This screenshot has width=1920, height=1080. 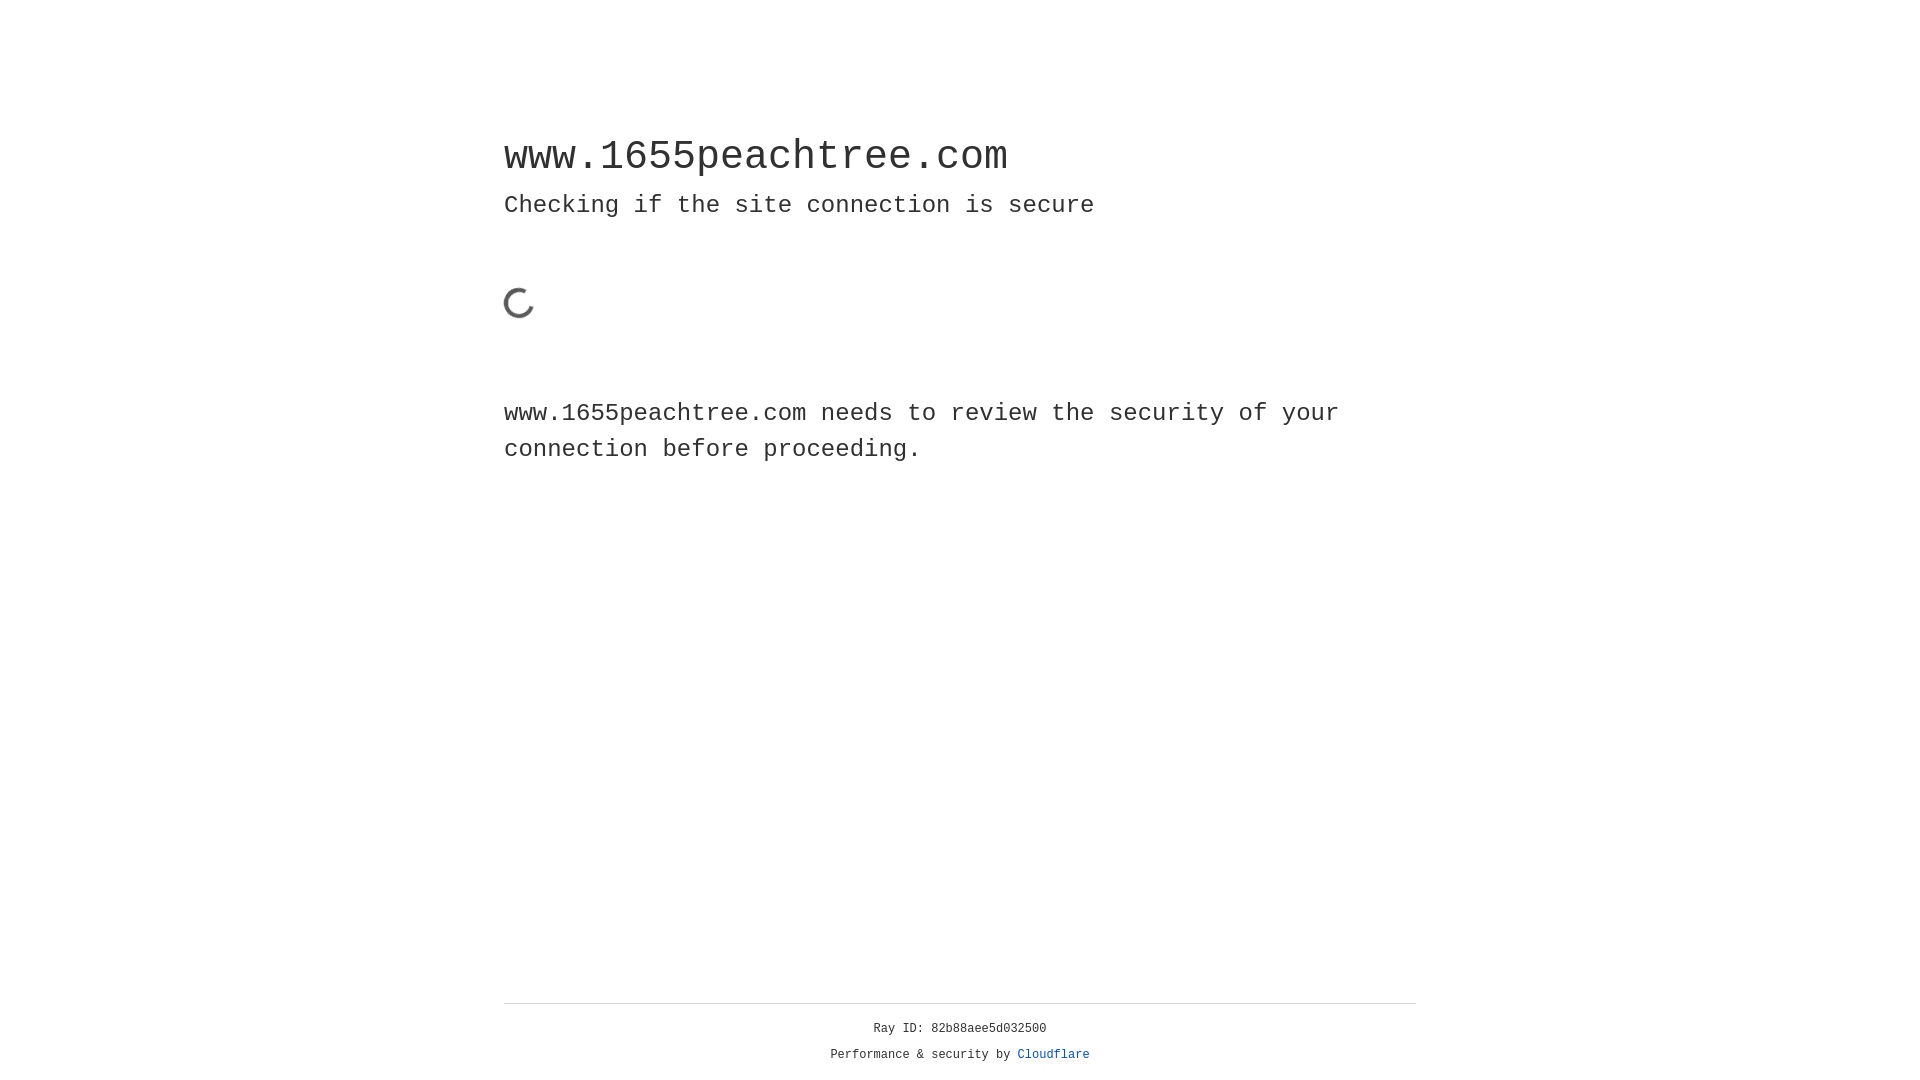 What do you see at coordinates (1053, 1054) in the screenshot?
I see `'Cloudflare'` at bounding box center [1053, 1054].